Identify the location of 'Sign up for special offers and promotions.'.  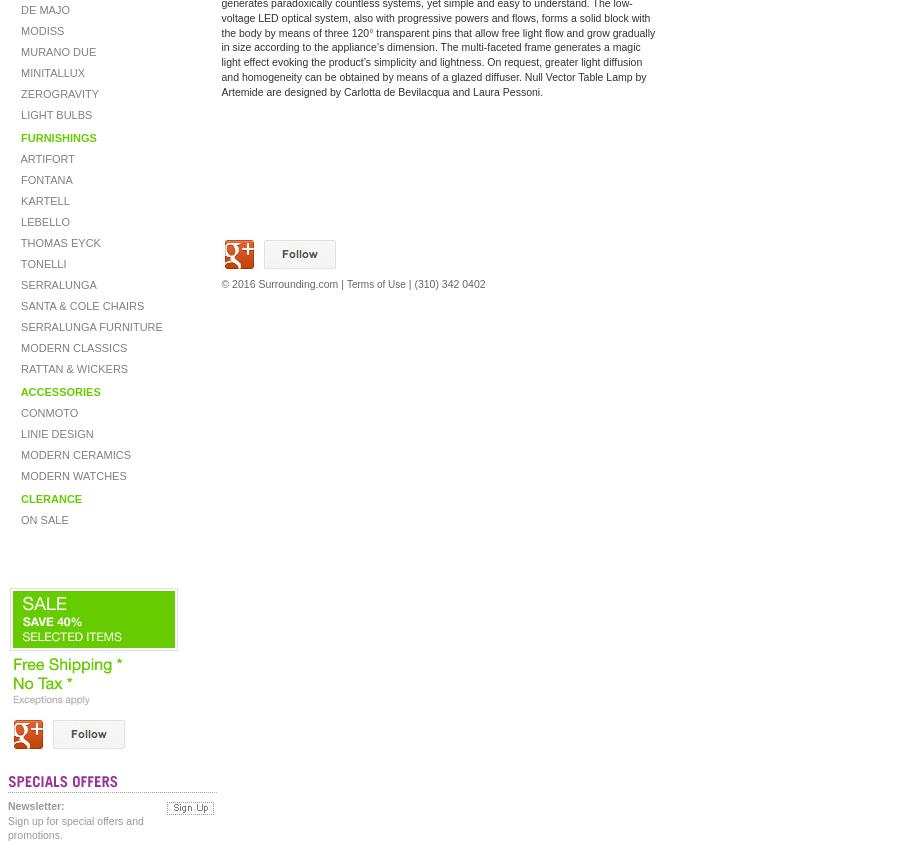
(75, 827).